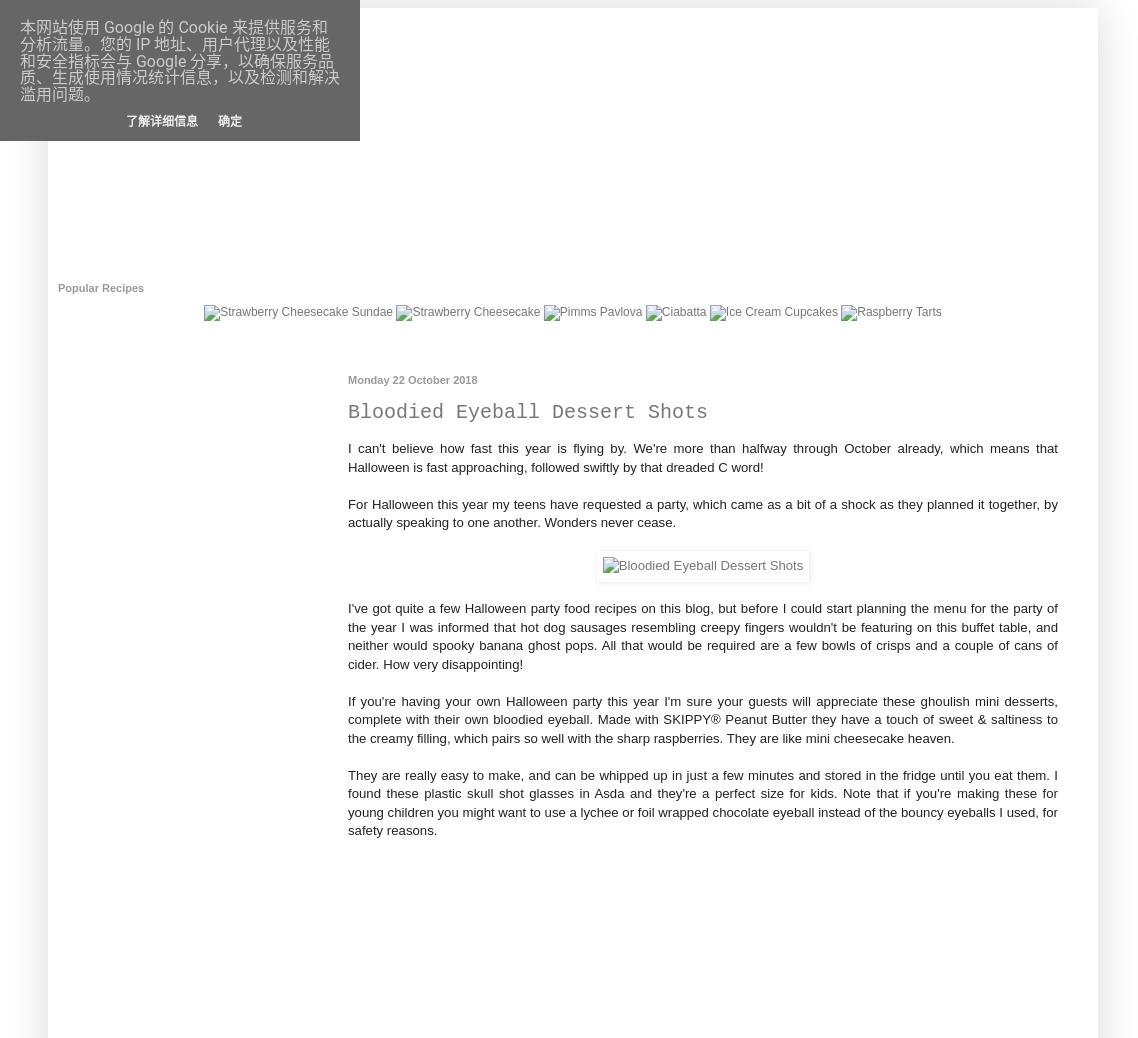 This screenshot has width=1138, height=1038. Describe the element at coordinates (100, 288) in the screenshot. I see `'Popular Recipes'` at that location.